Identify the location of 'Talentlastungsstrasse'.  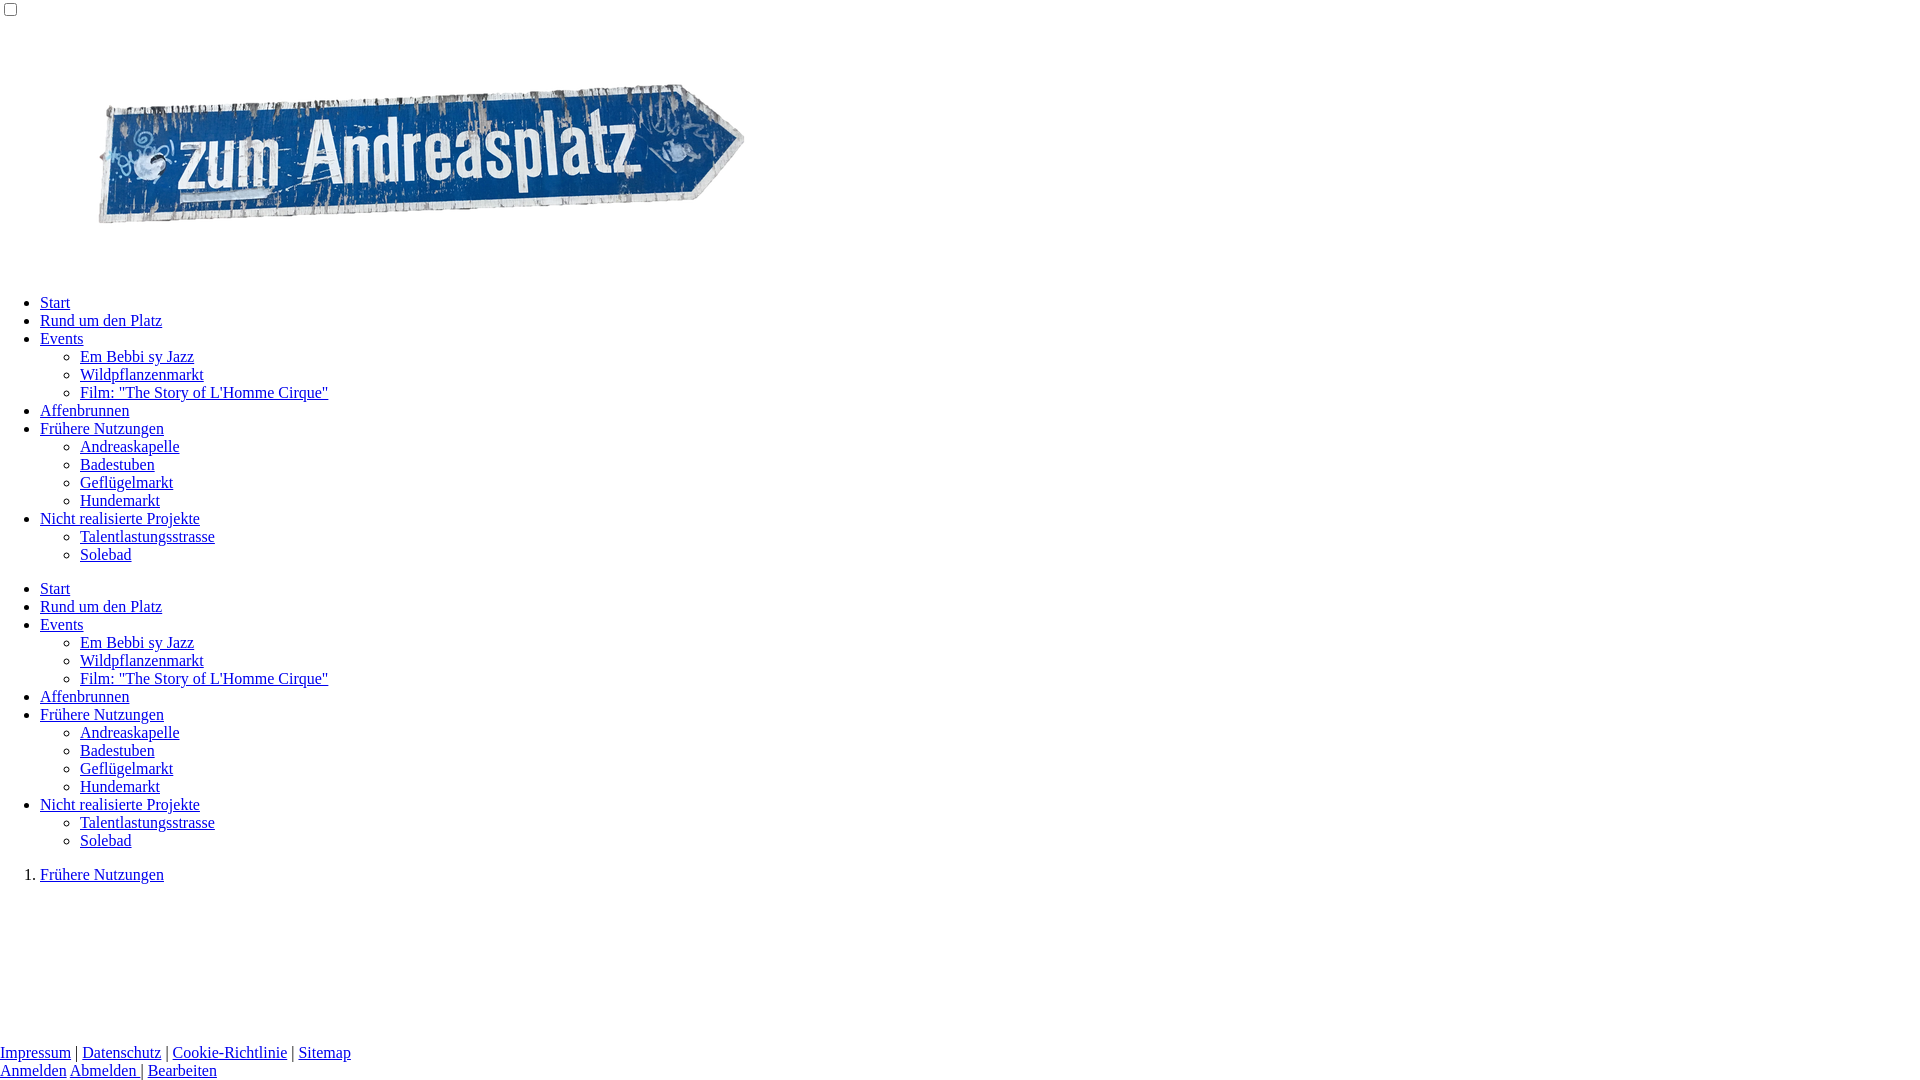
(146, 822).